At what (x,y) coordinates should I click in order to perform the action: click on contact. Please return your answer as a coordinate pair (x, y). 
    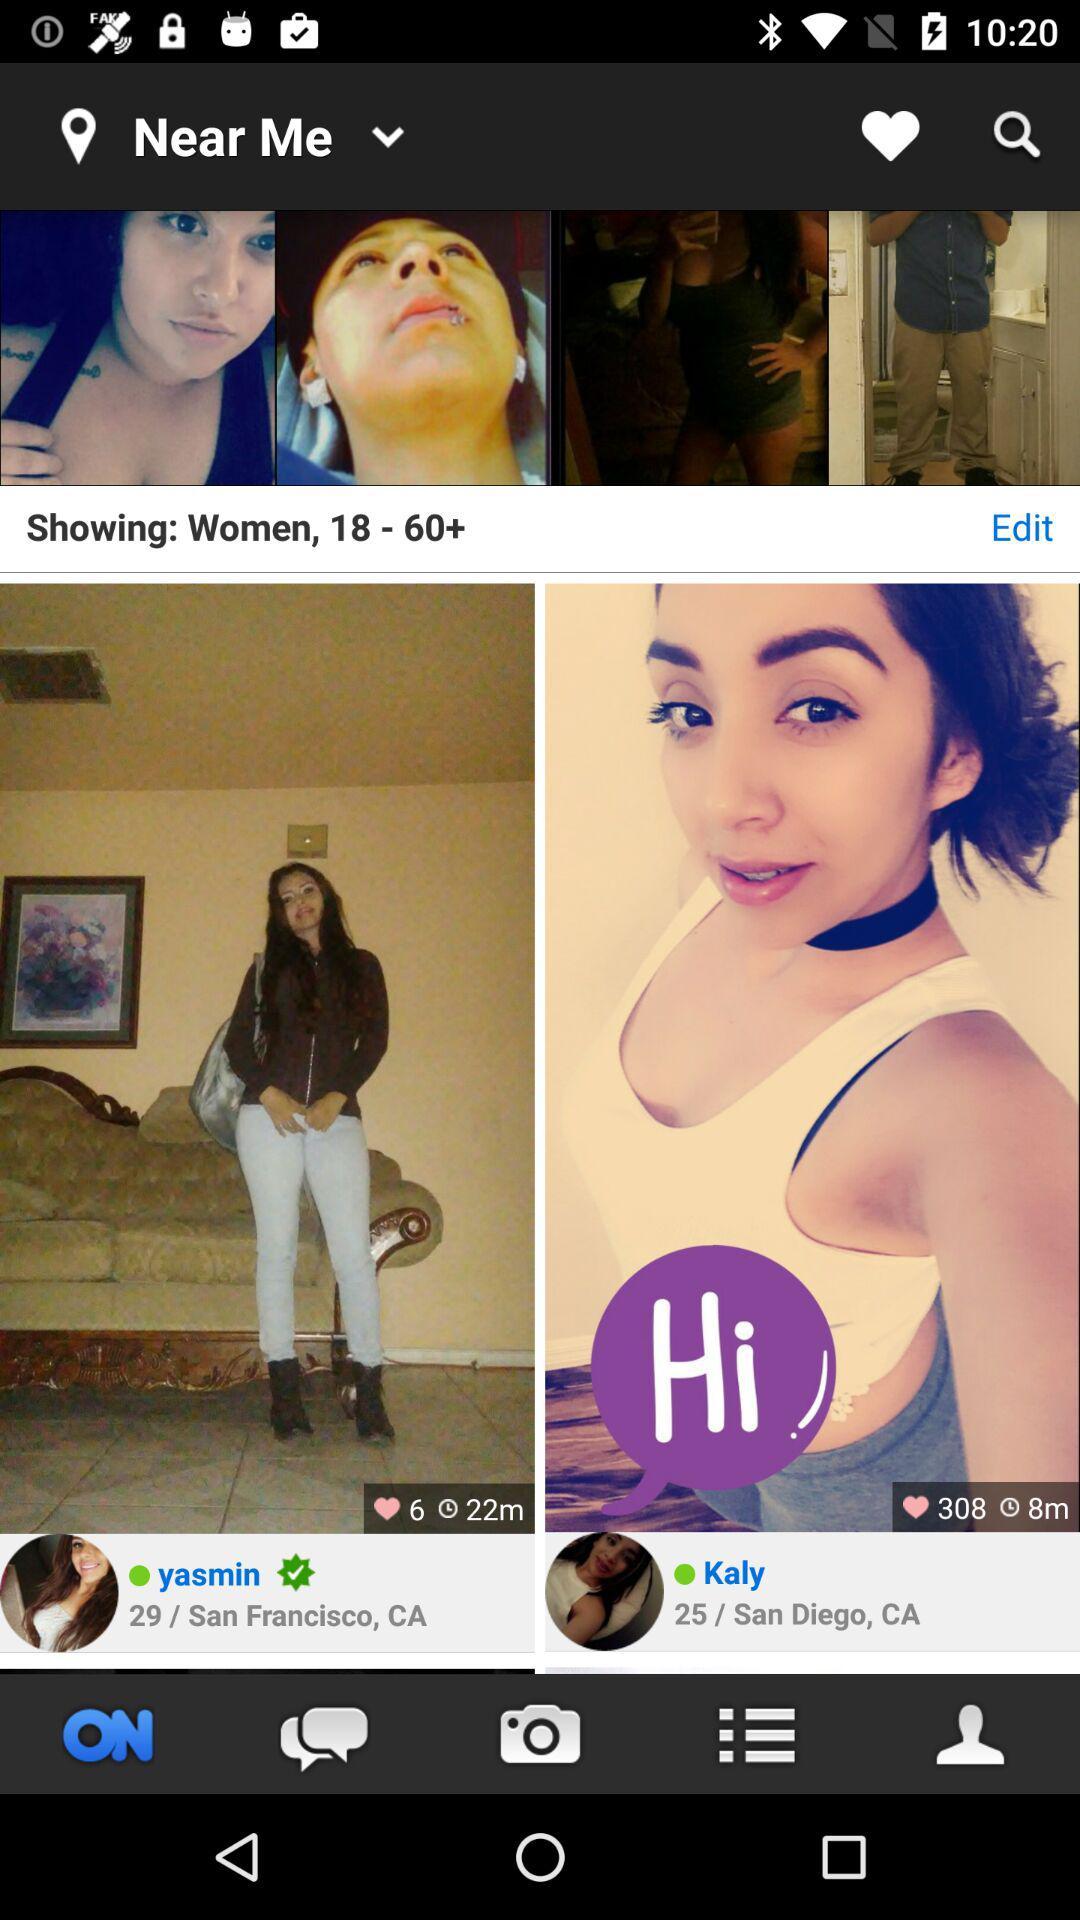
    Looking at the image, I should click on (971, 1733).